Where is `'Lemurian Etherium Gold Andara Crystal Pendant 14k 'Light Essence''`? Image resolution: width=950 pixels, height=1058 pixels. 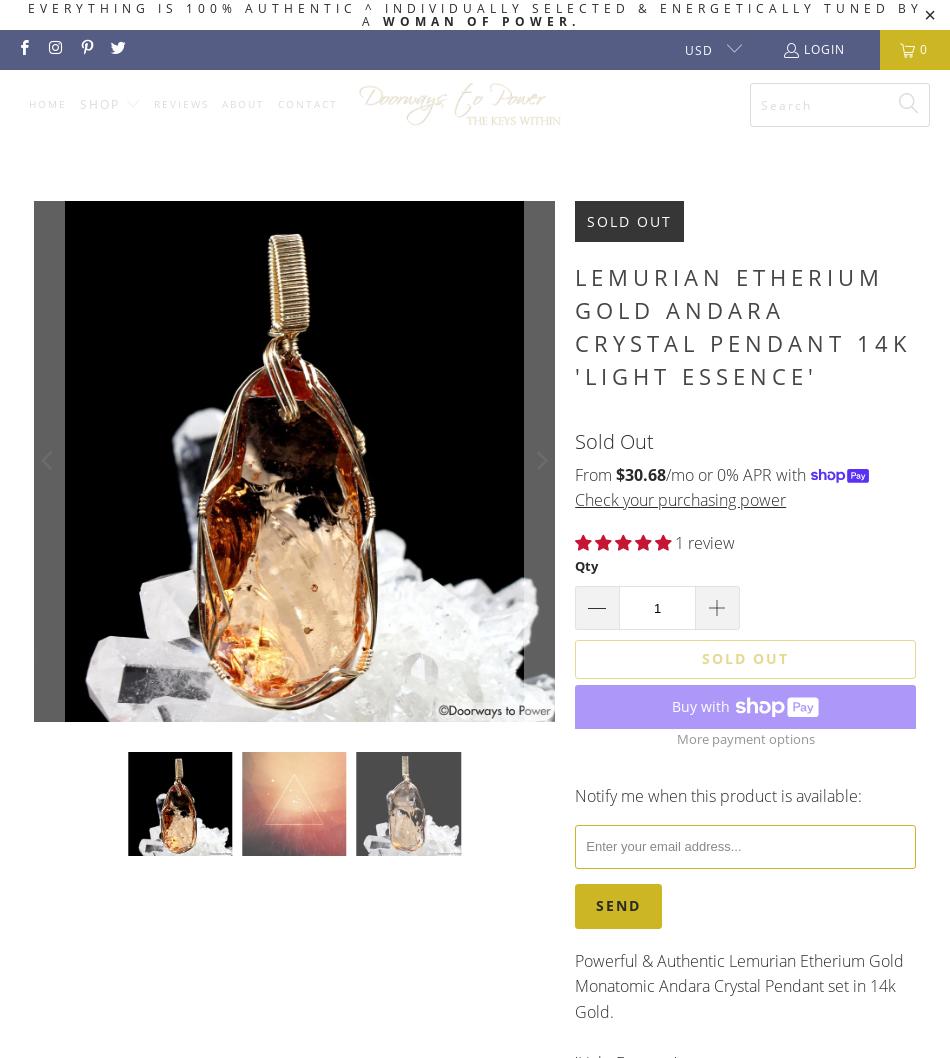 'Lemurian Etherium Gold Andara Crystal Pendant 14k 'Light Essence'' is located at coordinates (742, 325).